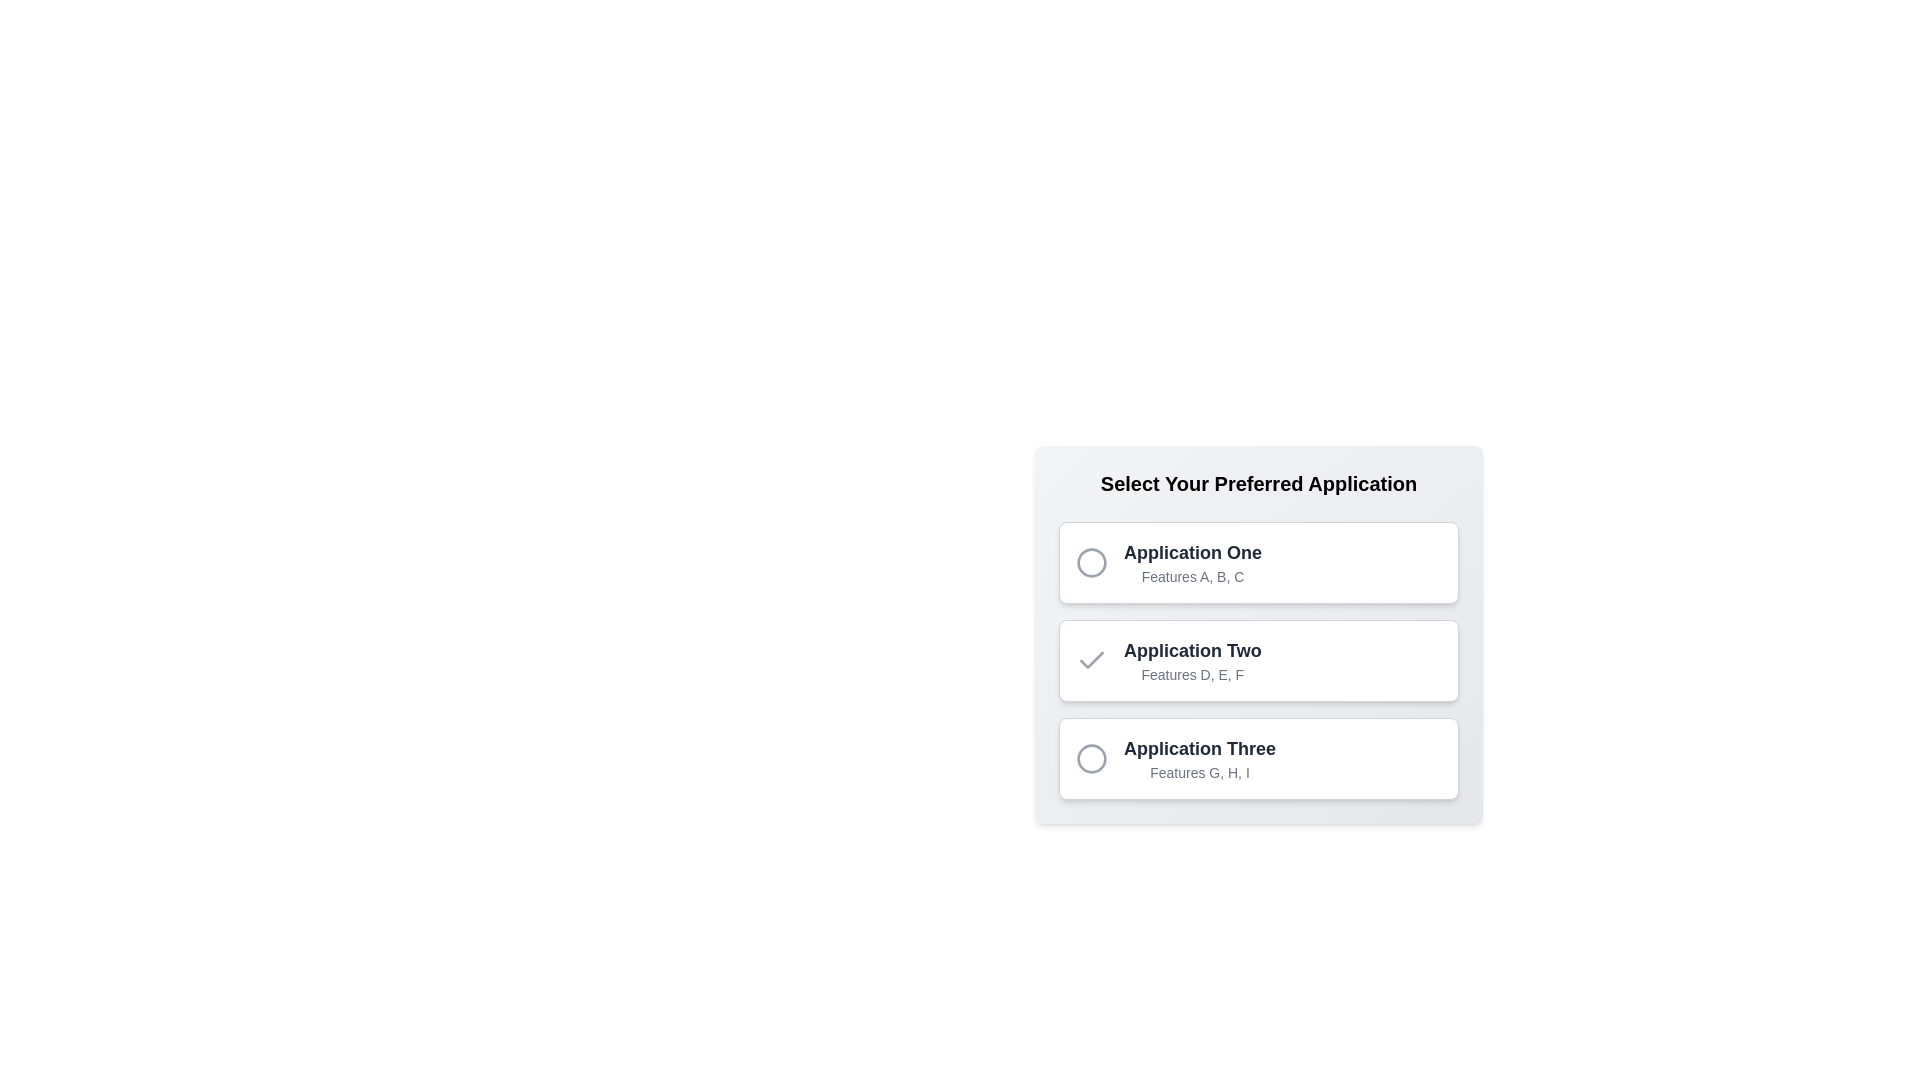 The image size is (1920, 1080). I want to click on the circular interactive icon next to the 'Application Three' label, so click(1090, 759).